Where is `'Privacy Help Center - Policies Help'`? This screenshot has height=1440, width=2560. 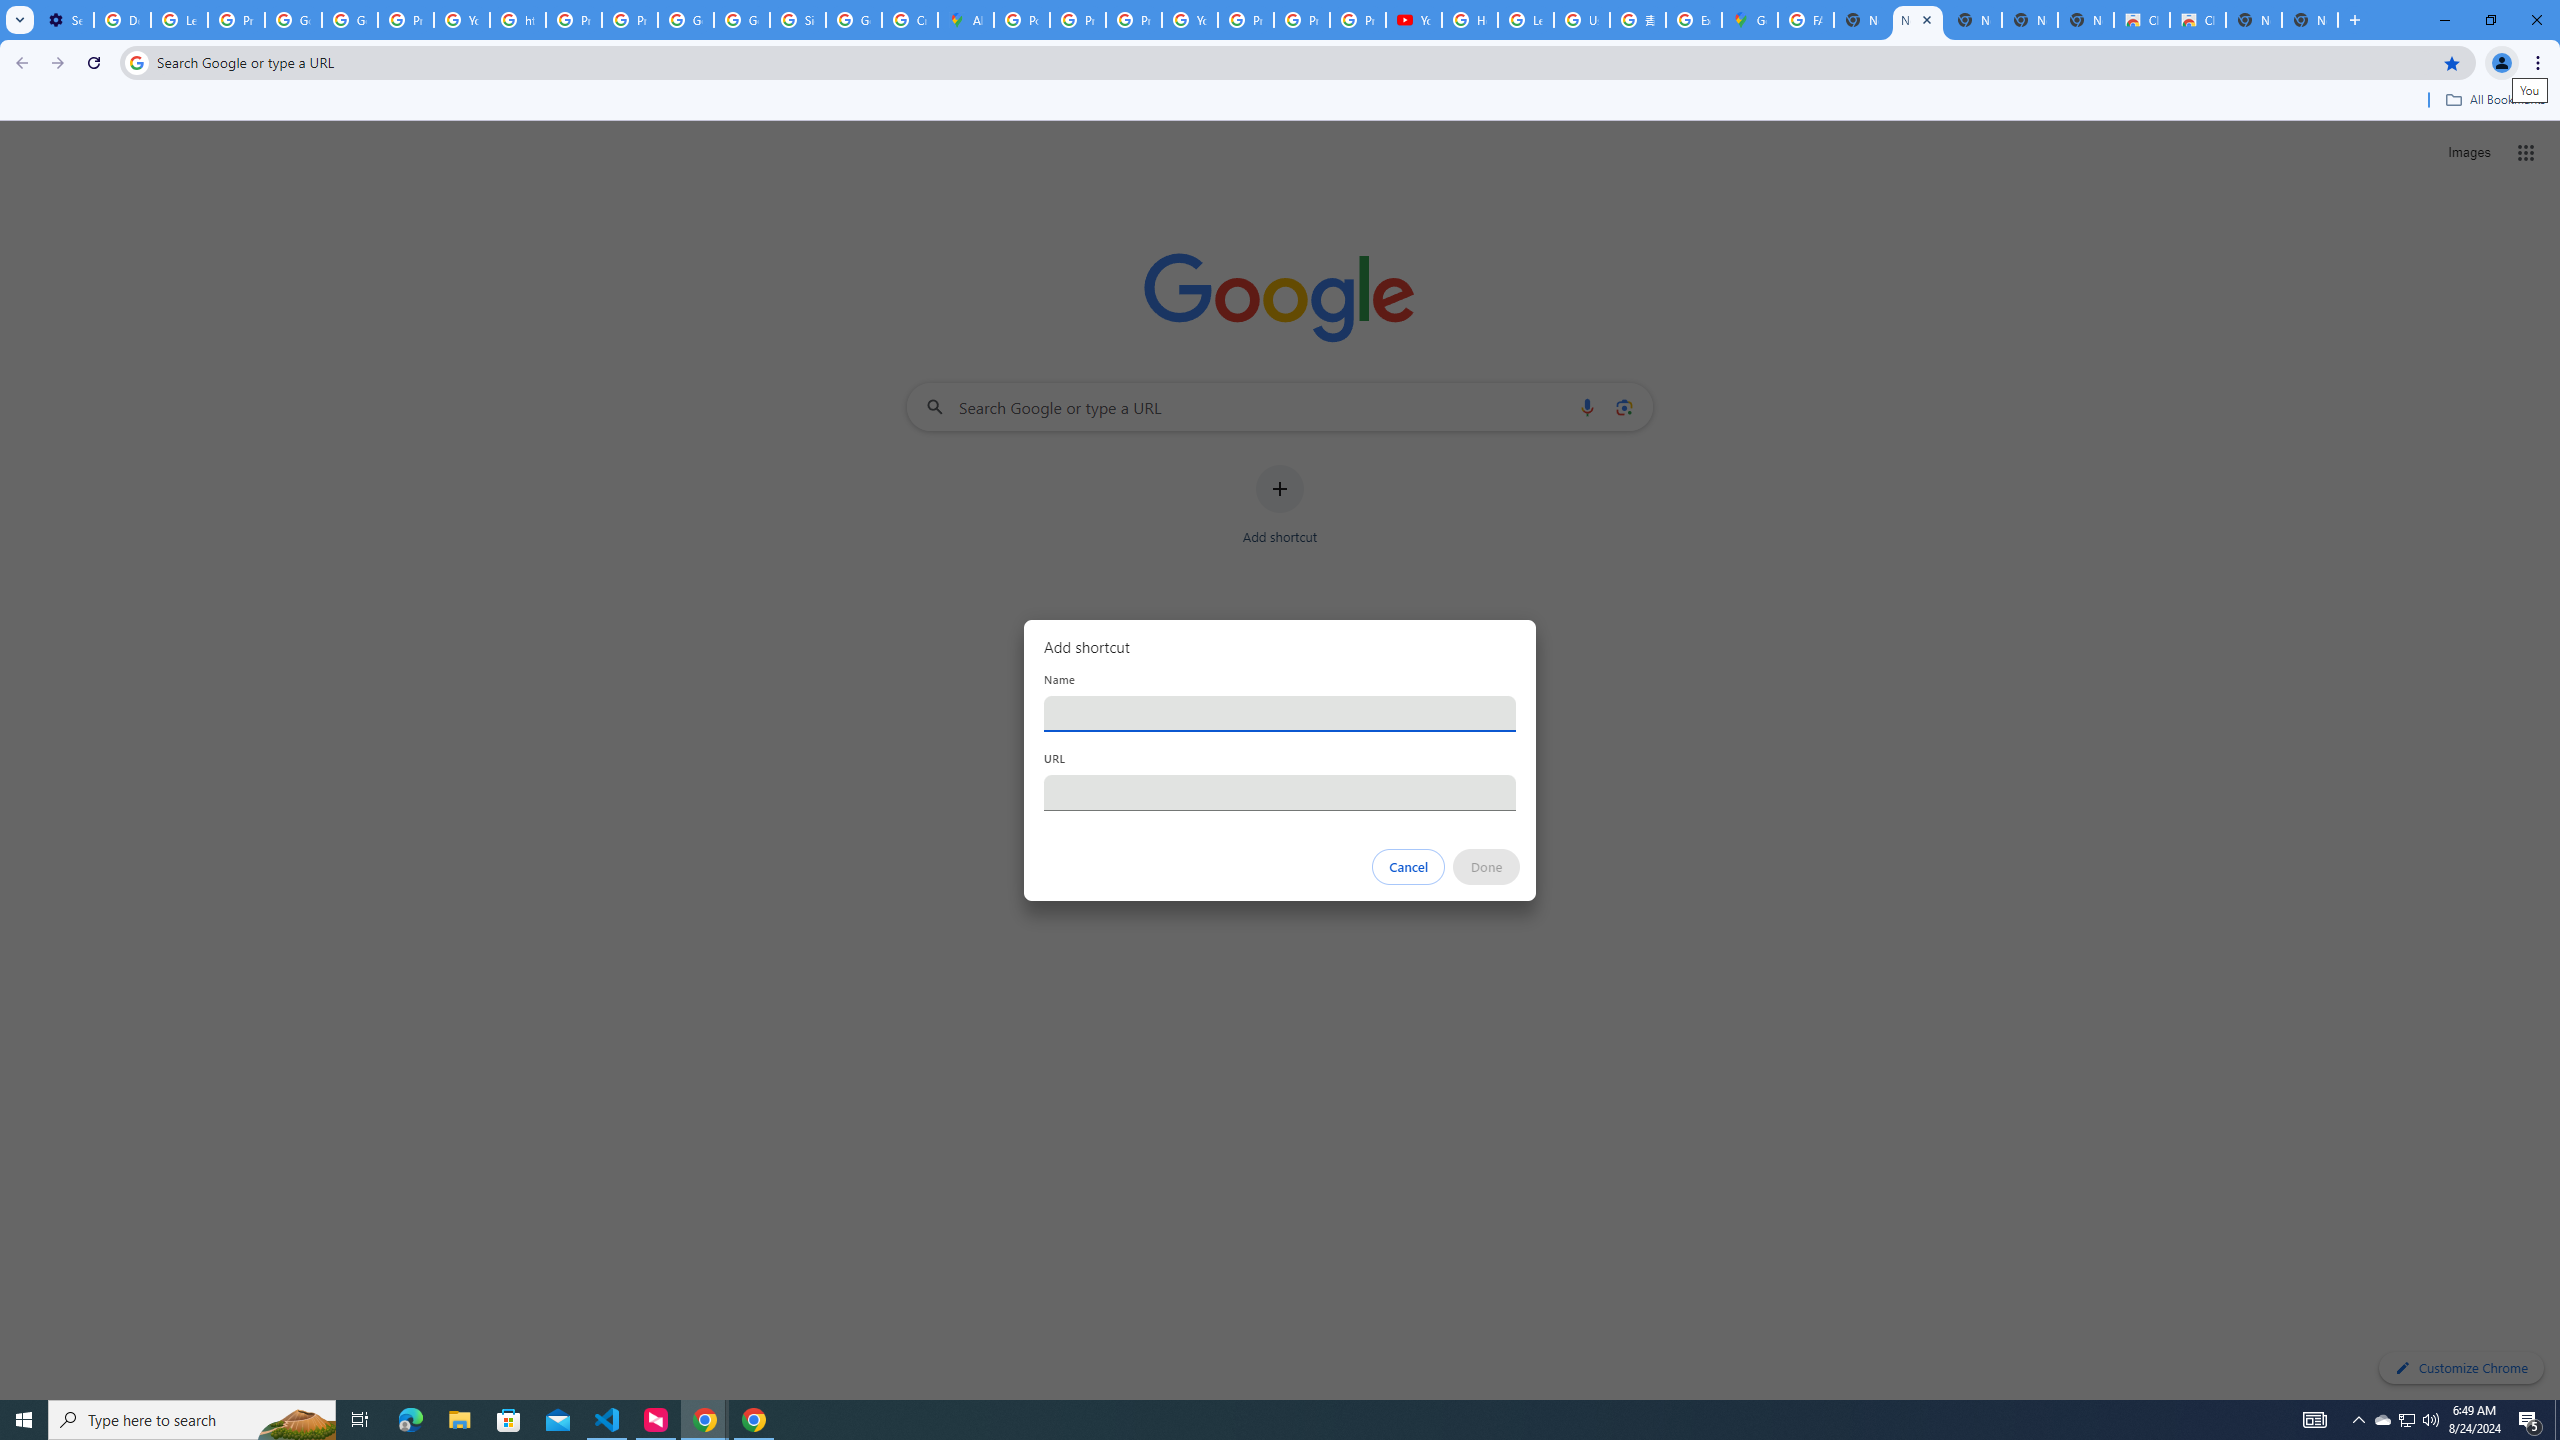 'Privacy Help Center - Policies Help' is located at coordinates (1133, 19).